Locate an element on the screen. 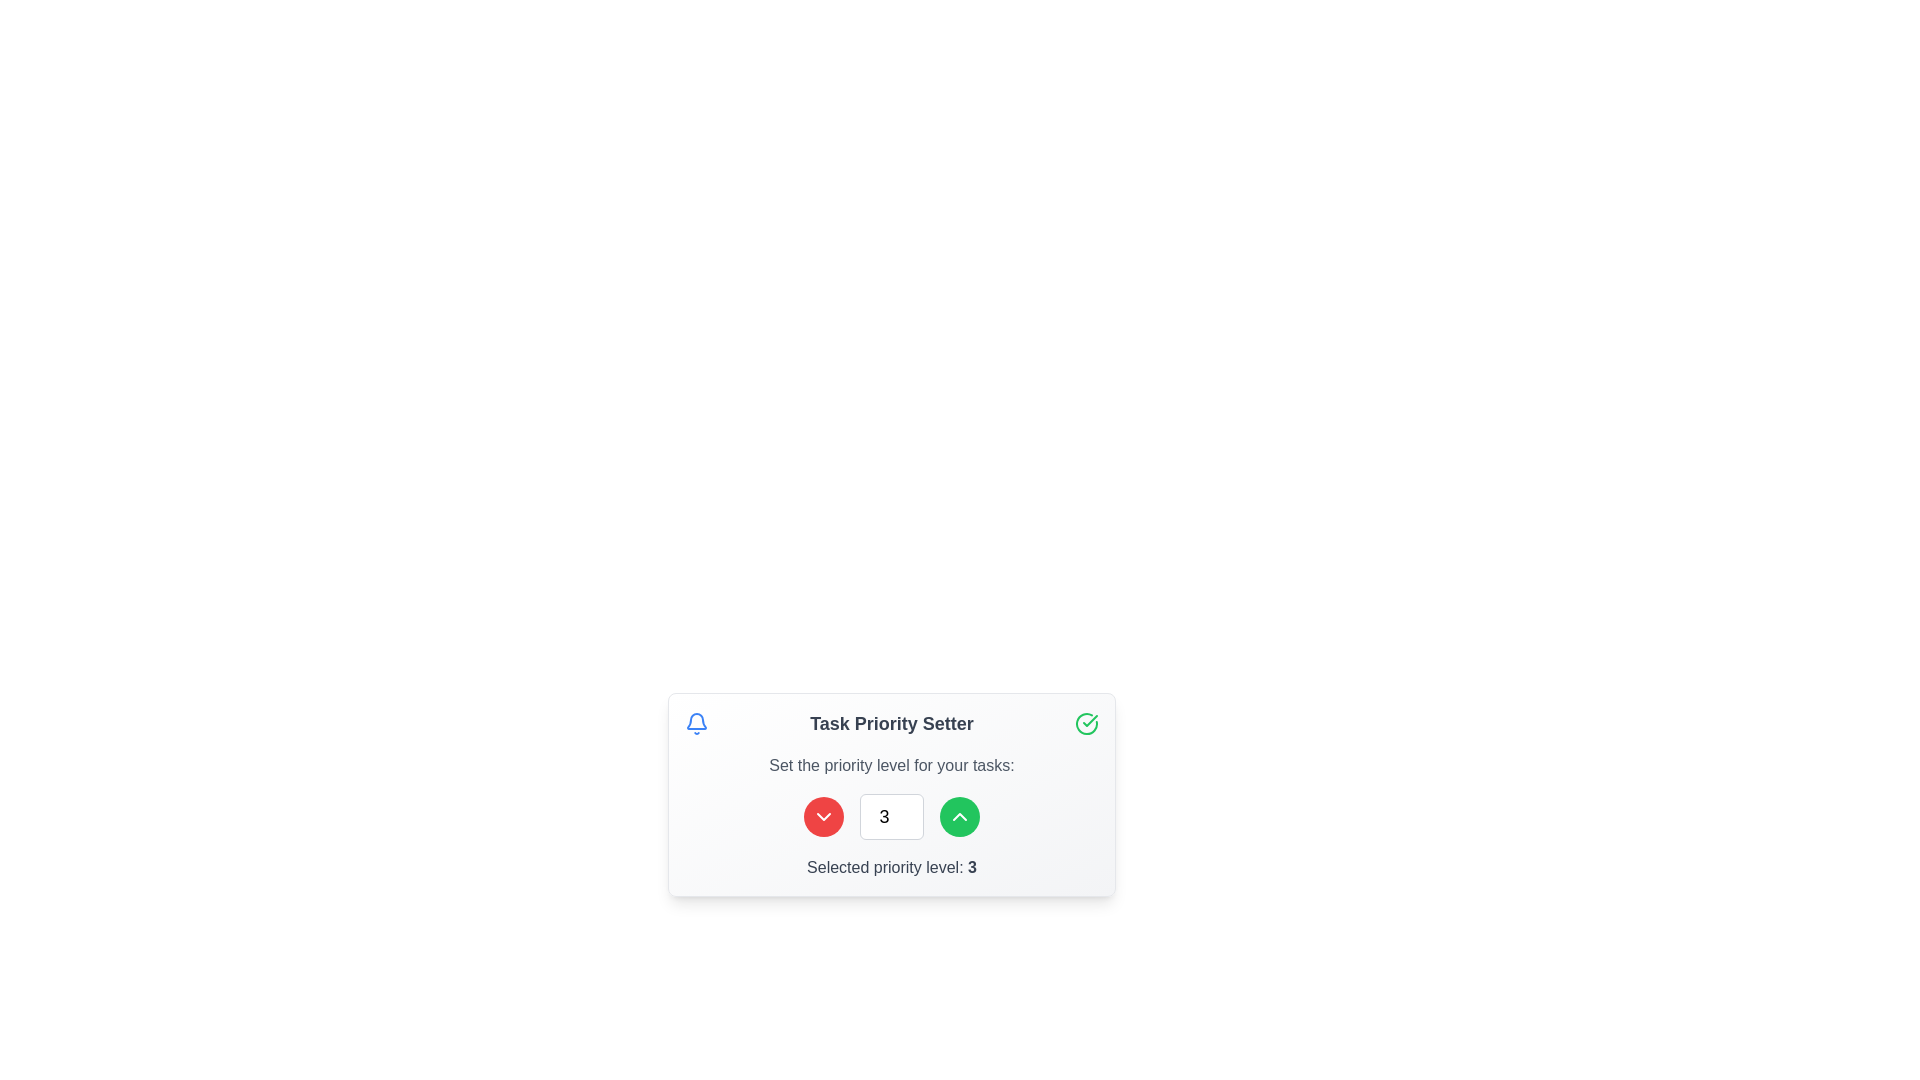  the header text label that indicates the purpose of the task management panel, which is positioned at the top of the panel and flanked by decorative icons is located at coordinates (891, 724).